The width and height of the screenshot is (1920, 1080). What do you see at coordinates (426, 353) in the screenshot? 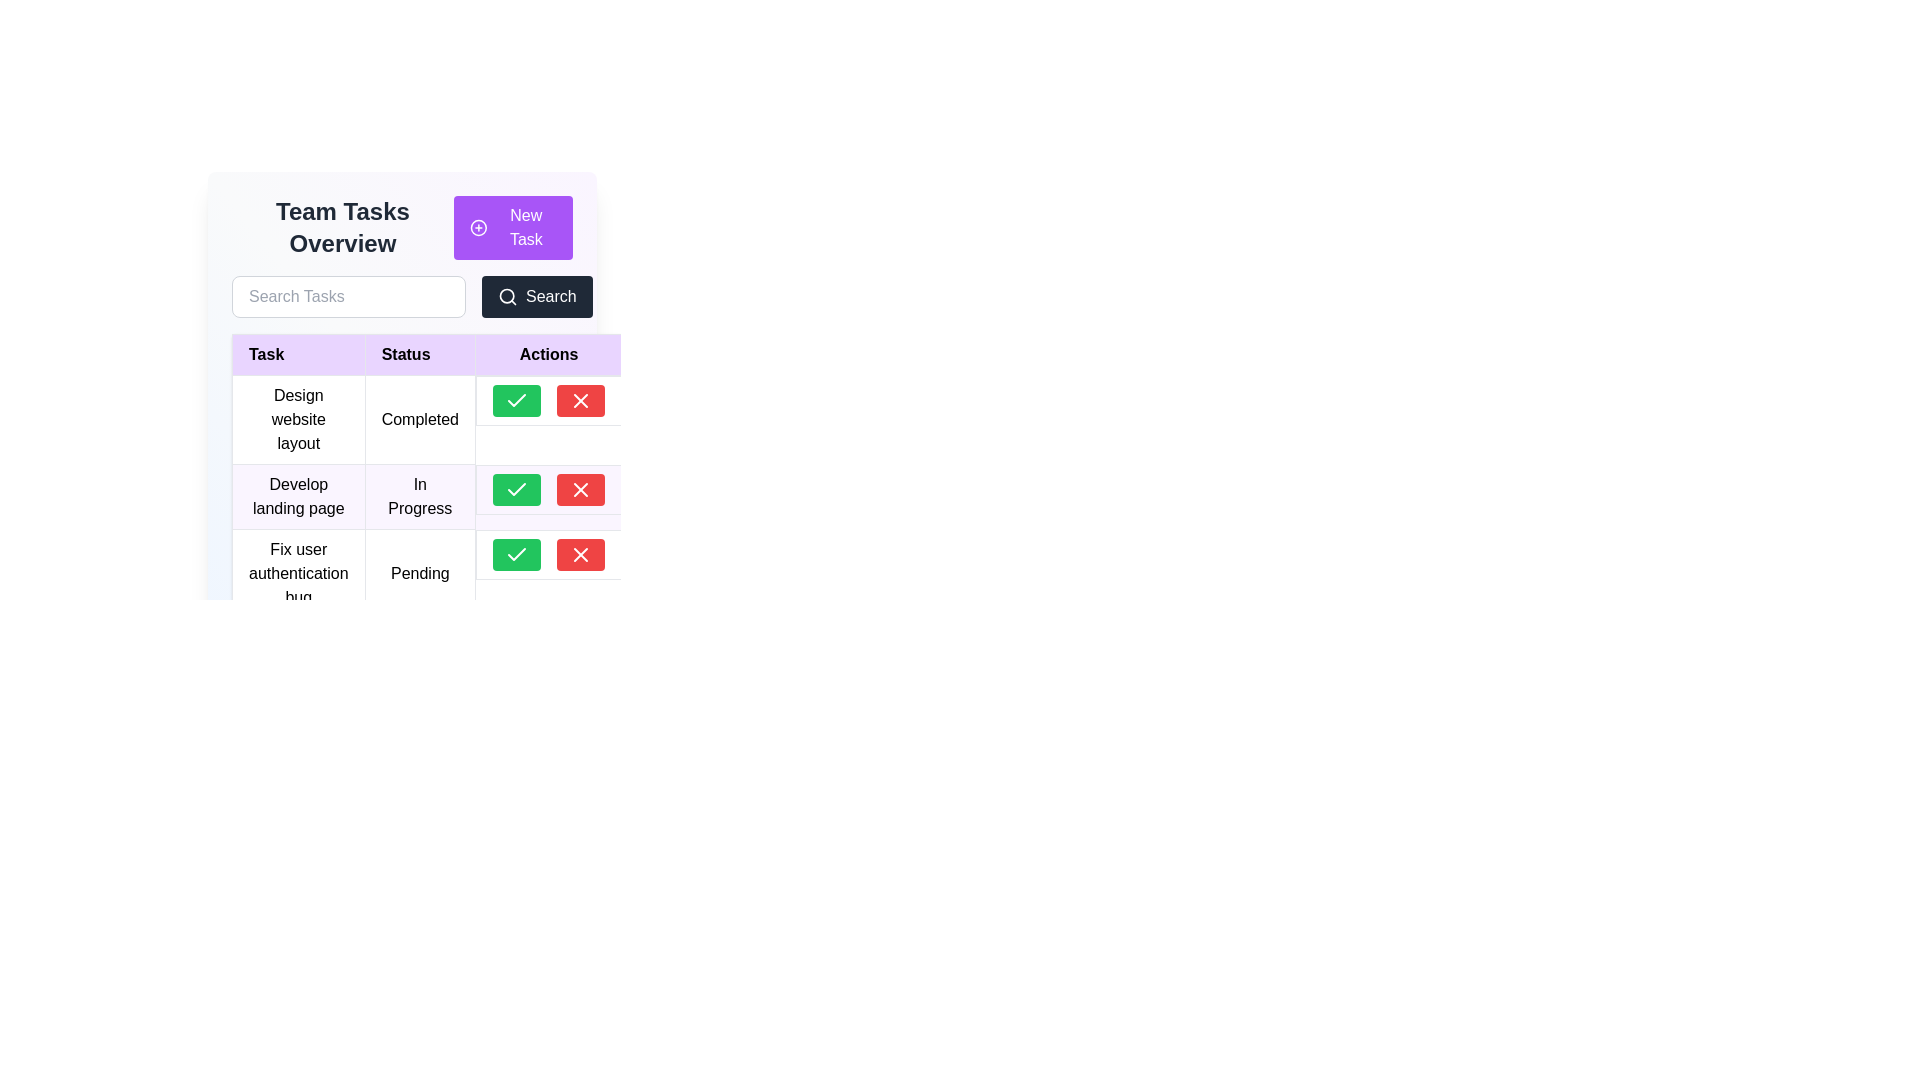
I see `the table header row with a purple background containing the labels 'Task', 'Status', and 'Actions'` at bounding box center [426, 353].